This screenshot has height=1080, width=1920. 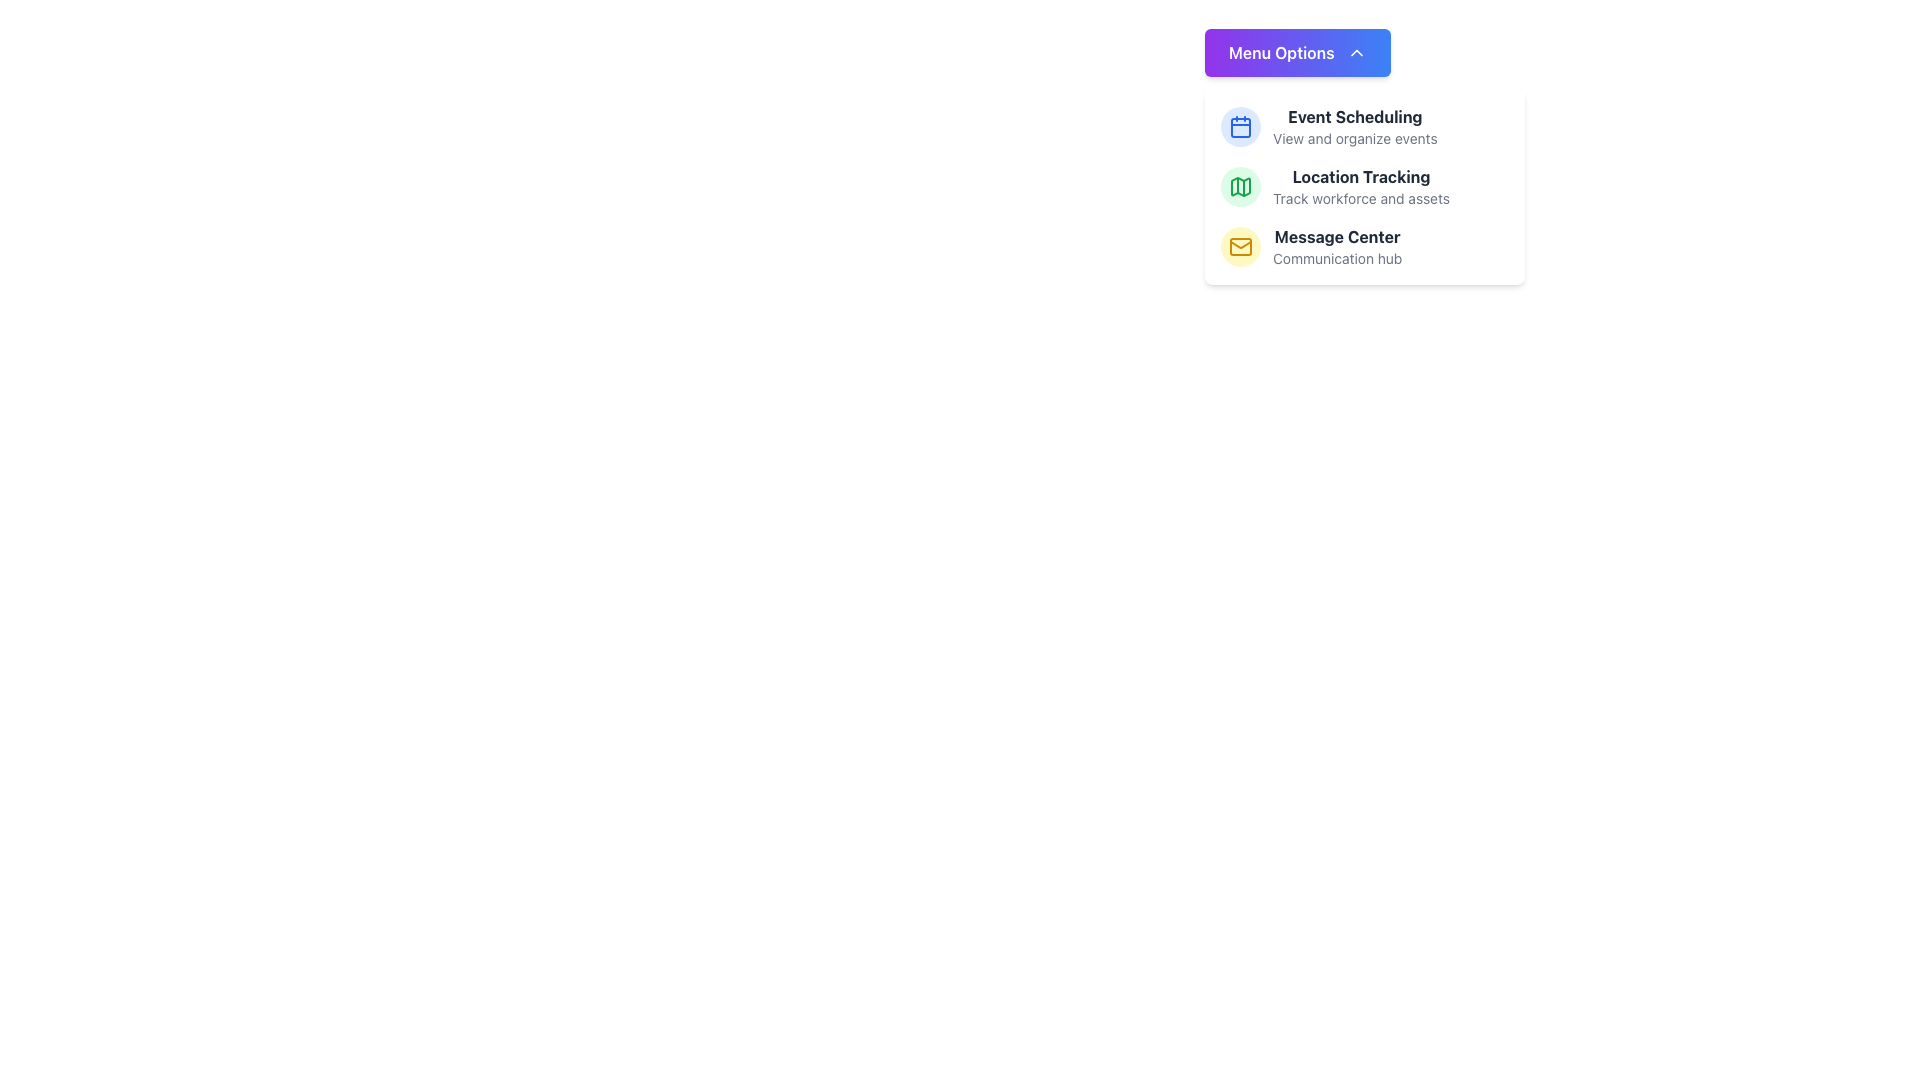 What do you see at coordinates (1337, 245) in the screenshot?
I see `the 'Message Center' menu option located in the vertical list of menu options, positioned between 'Location Tracking' and the lower boundary of the menu box` at bounding box center [1337, 245].